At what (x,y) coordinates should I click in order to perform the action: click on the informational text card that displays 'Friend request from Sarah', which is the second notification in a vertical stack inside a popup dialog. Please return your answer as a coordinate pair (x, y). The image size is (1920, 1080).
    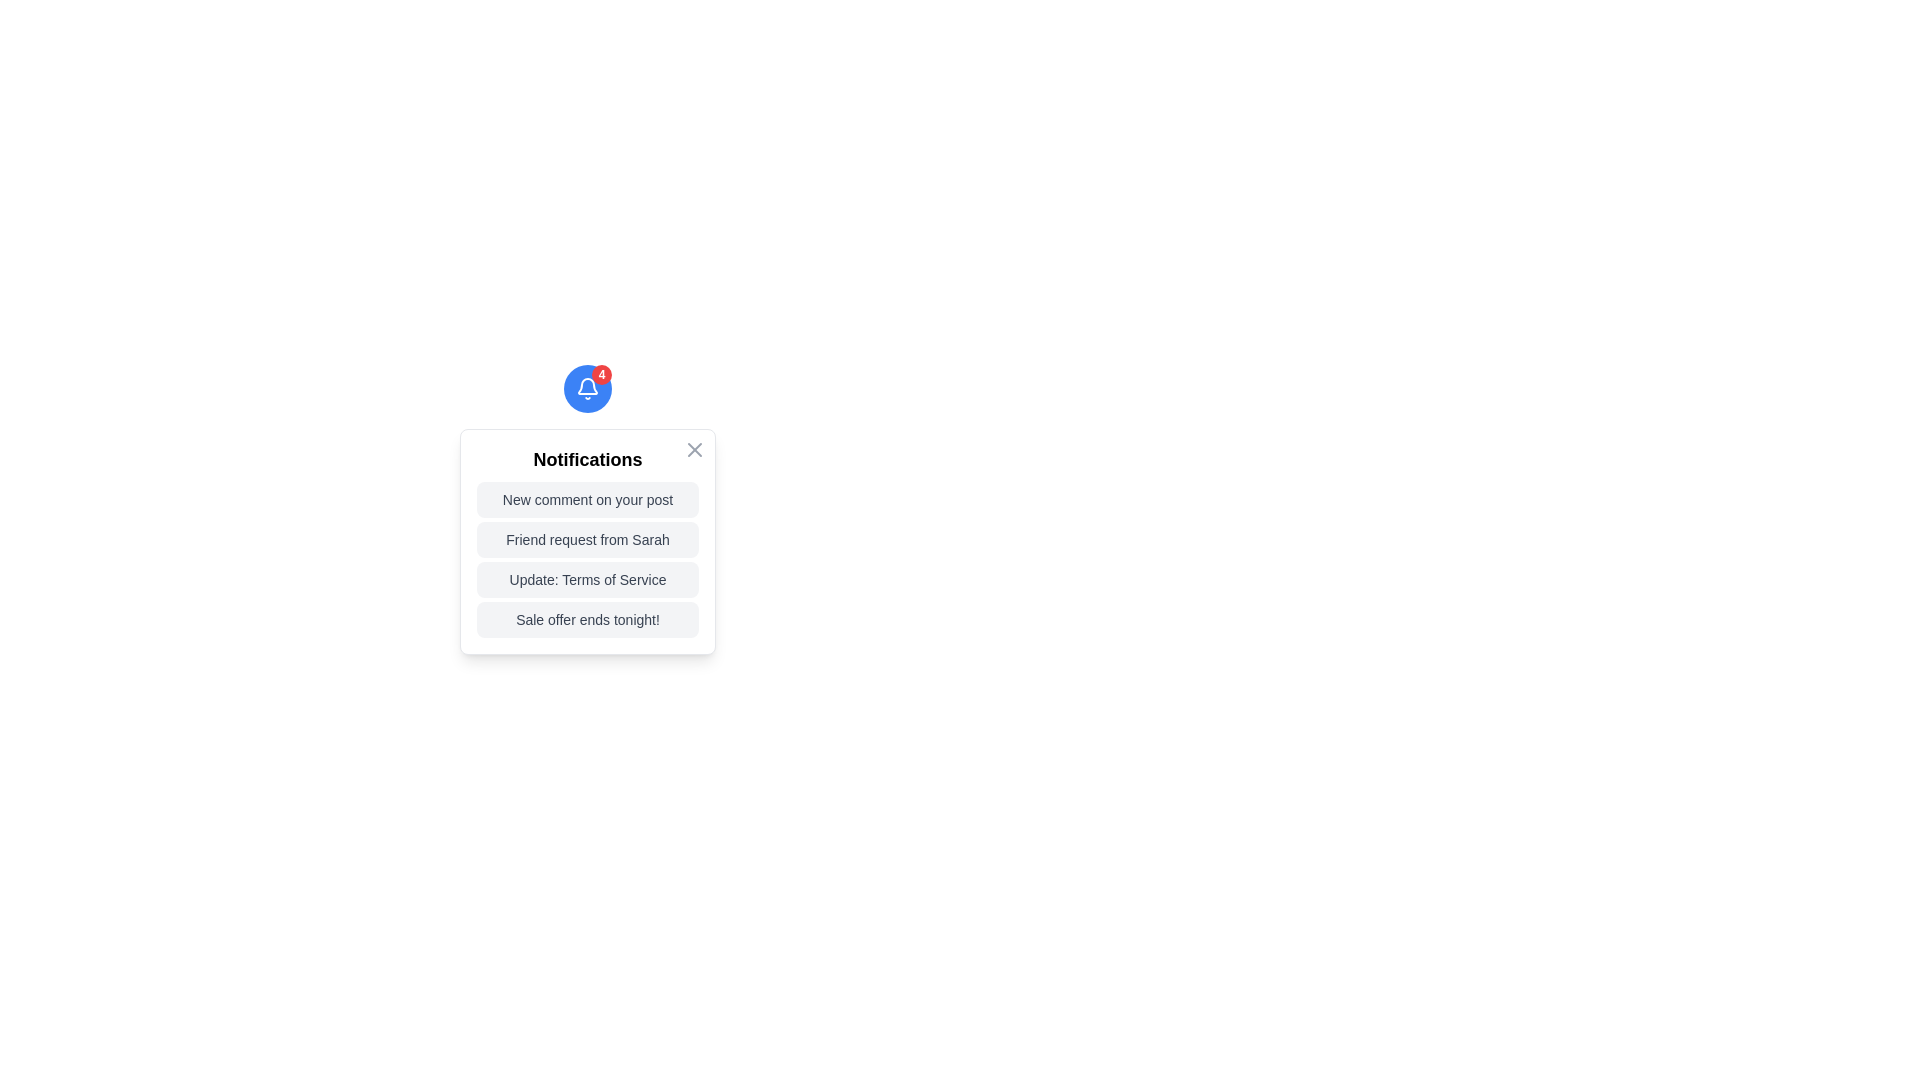
    Looking at the image, I should click on (587, 540).